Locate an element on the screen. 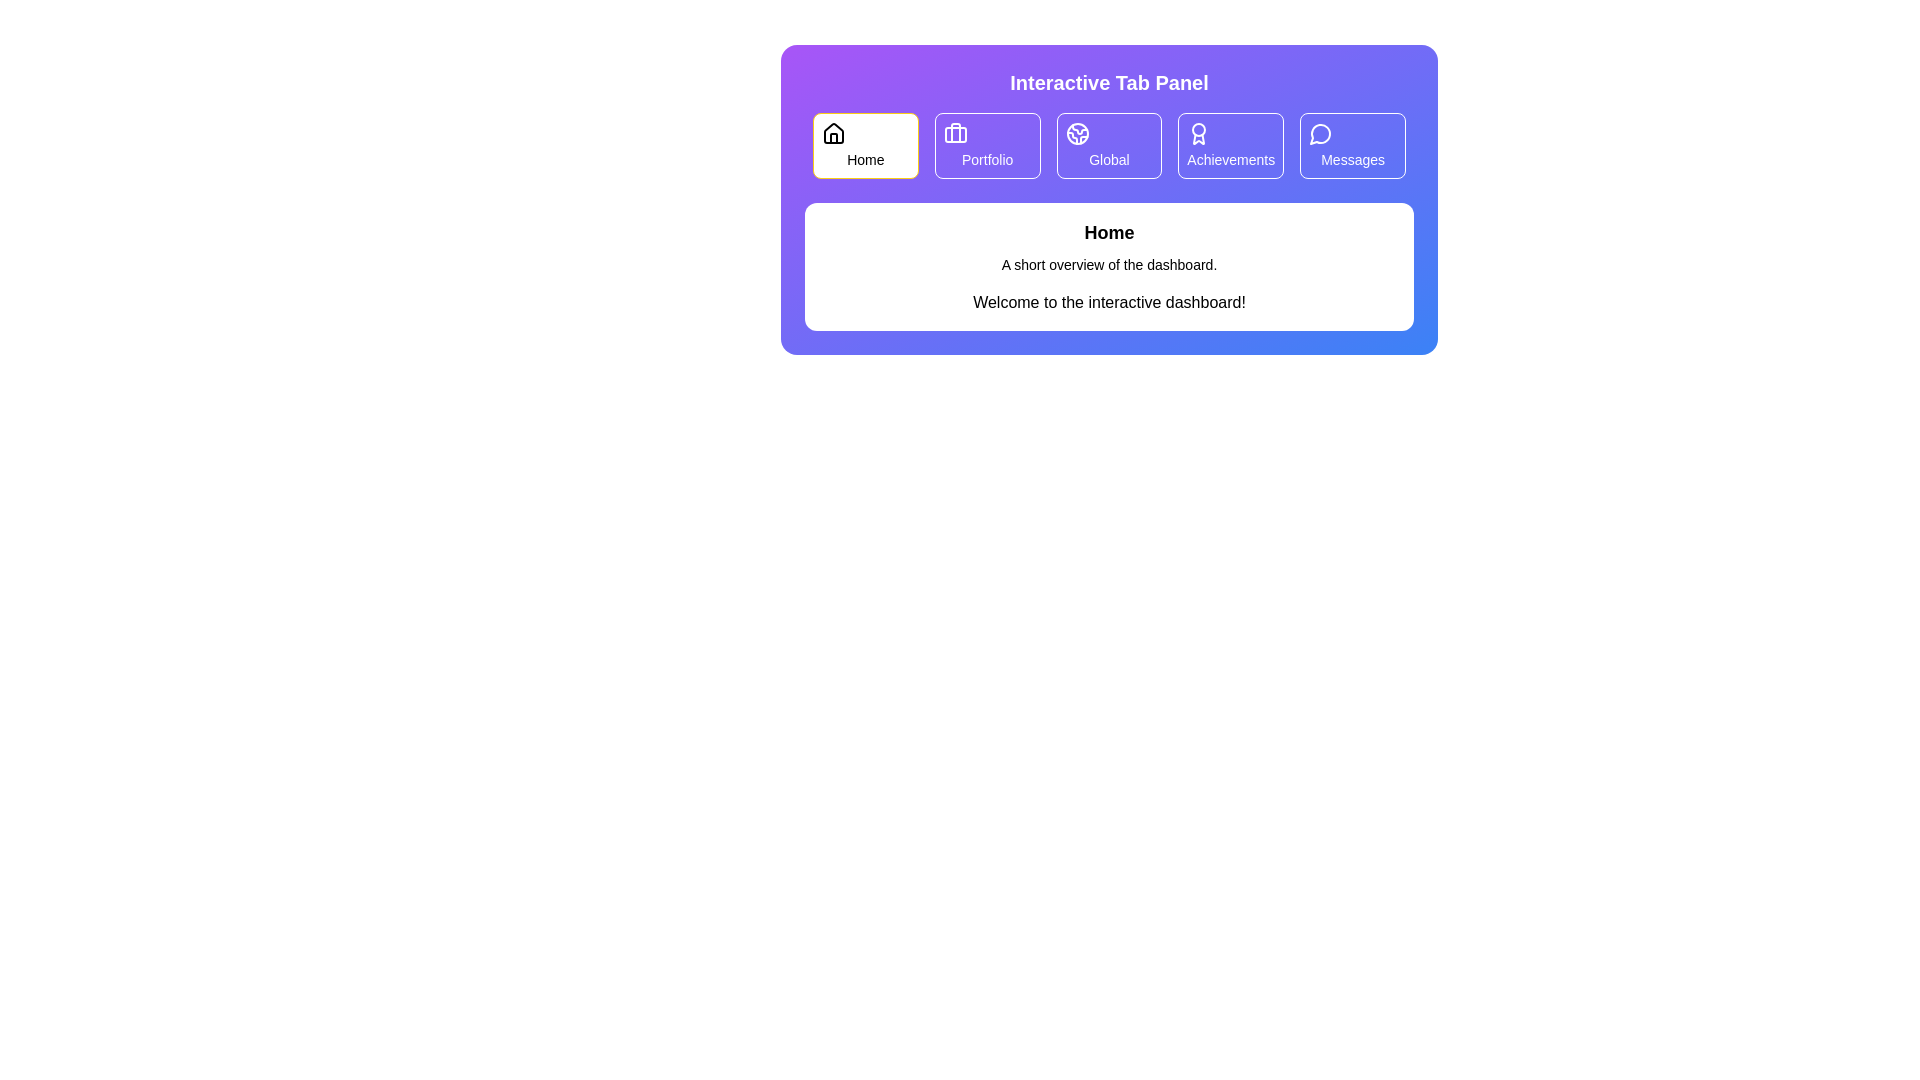 The width and height of the screenshot is (1920, 1080). the 'Global' icon in the navigation tab is located at coordinates (1076, 134).